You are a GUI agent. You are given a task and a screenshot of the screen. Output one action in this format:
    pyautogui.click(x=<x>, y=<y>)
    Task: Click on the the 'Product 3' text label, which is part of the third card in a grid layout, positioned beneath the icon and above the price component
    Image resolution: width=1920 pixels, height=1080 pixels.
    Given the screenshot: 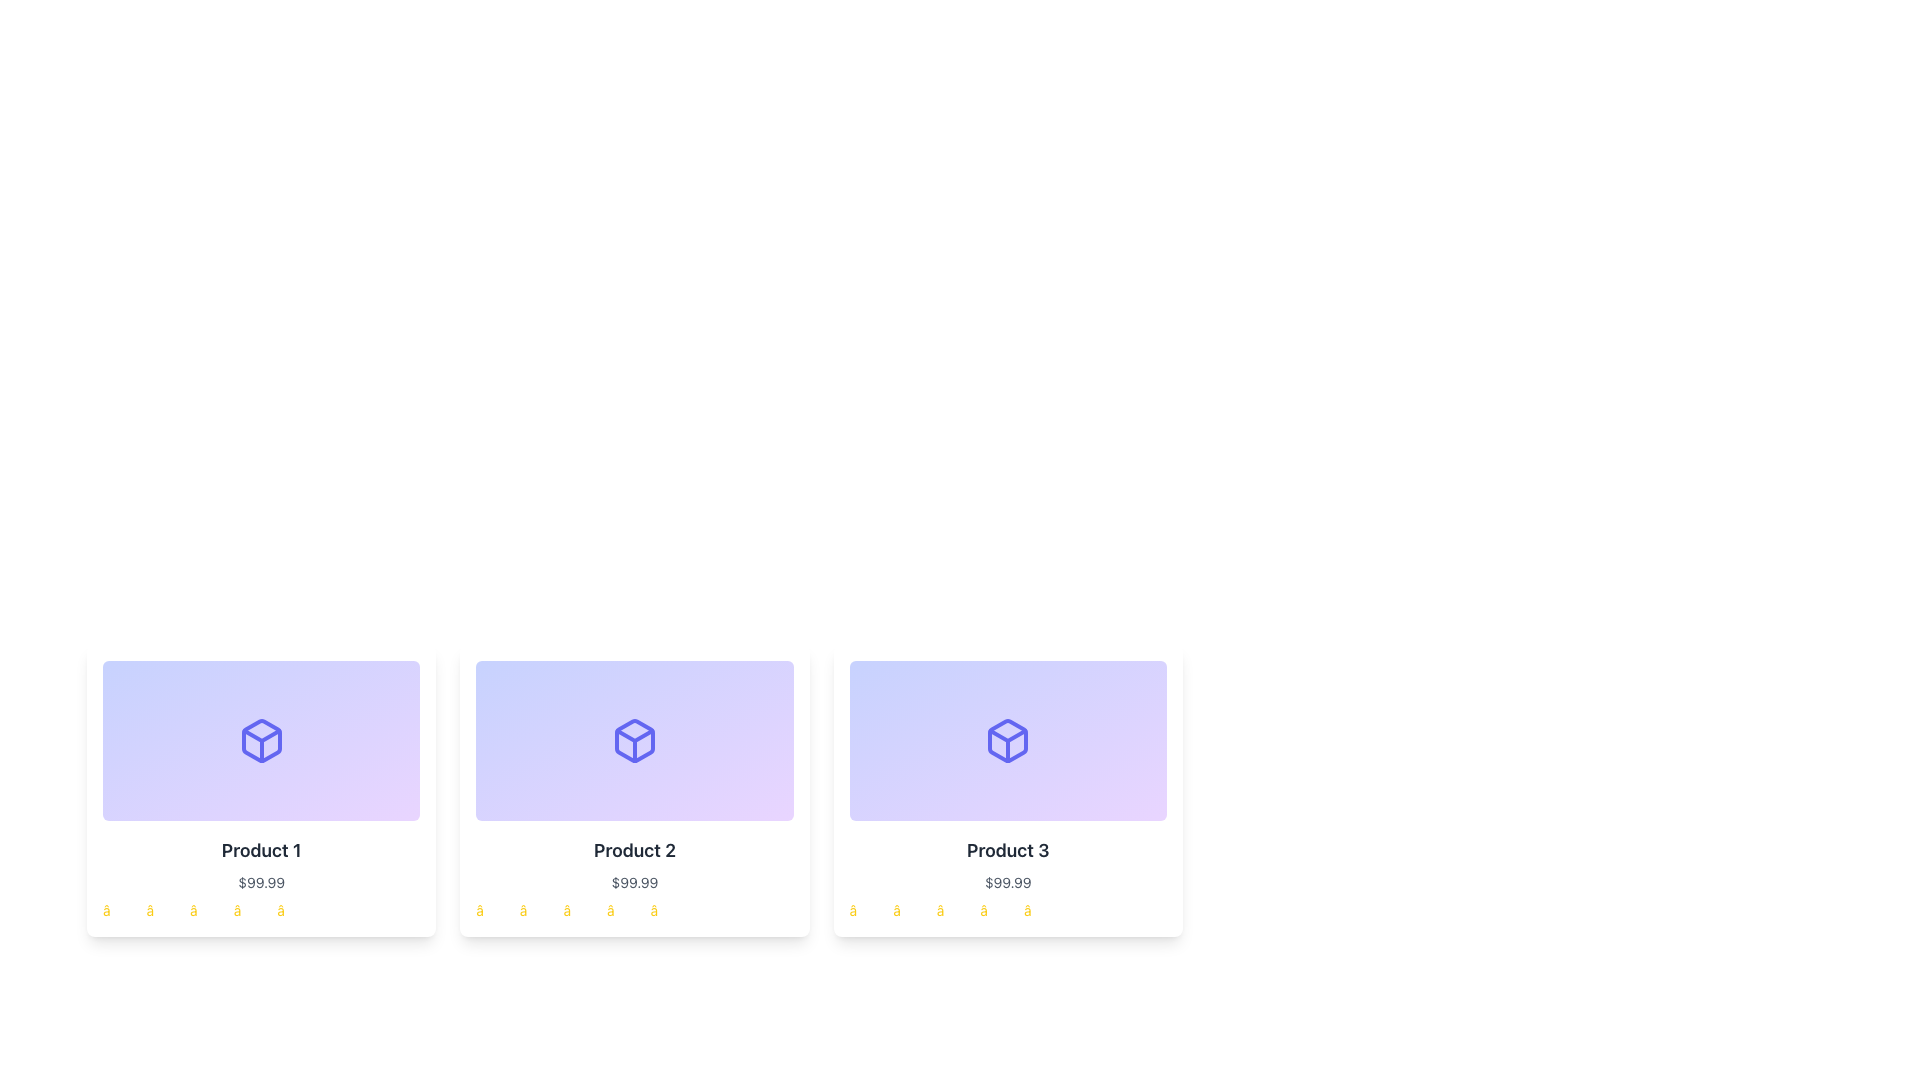 What is the action you would take?
    pyautogui.click(x=1008, y=851)
    